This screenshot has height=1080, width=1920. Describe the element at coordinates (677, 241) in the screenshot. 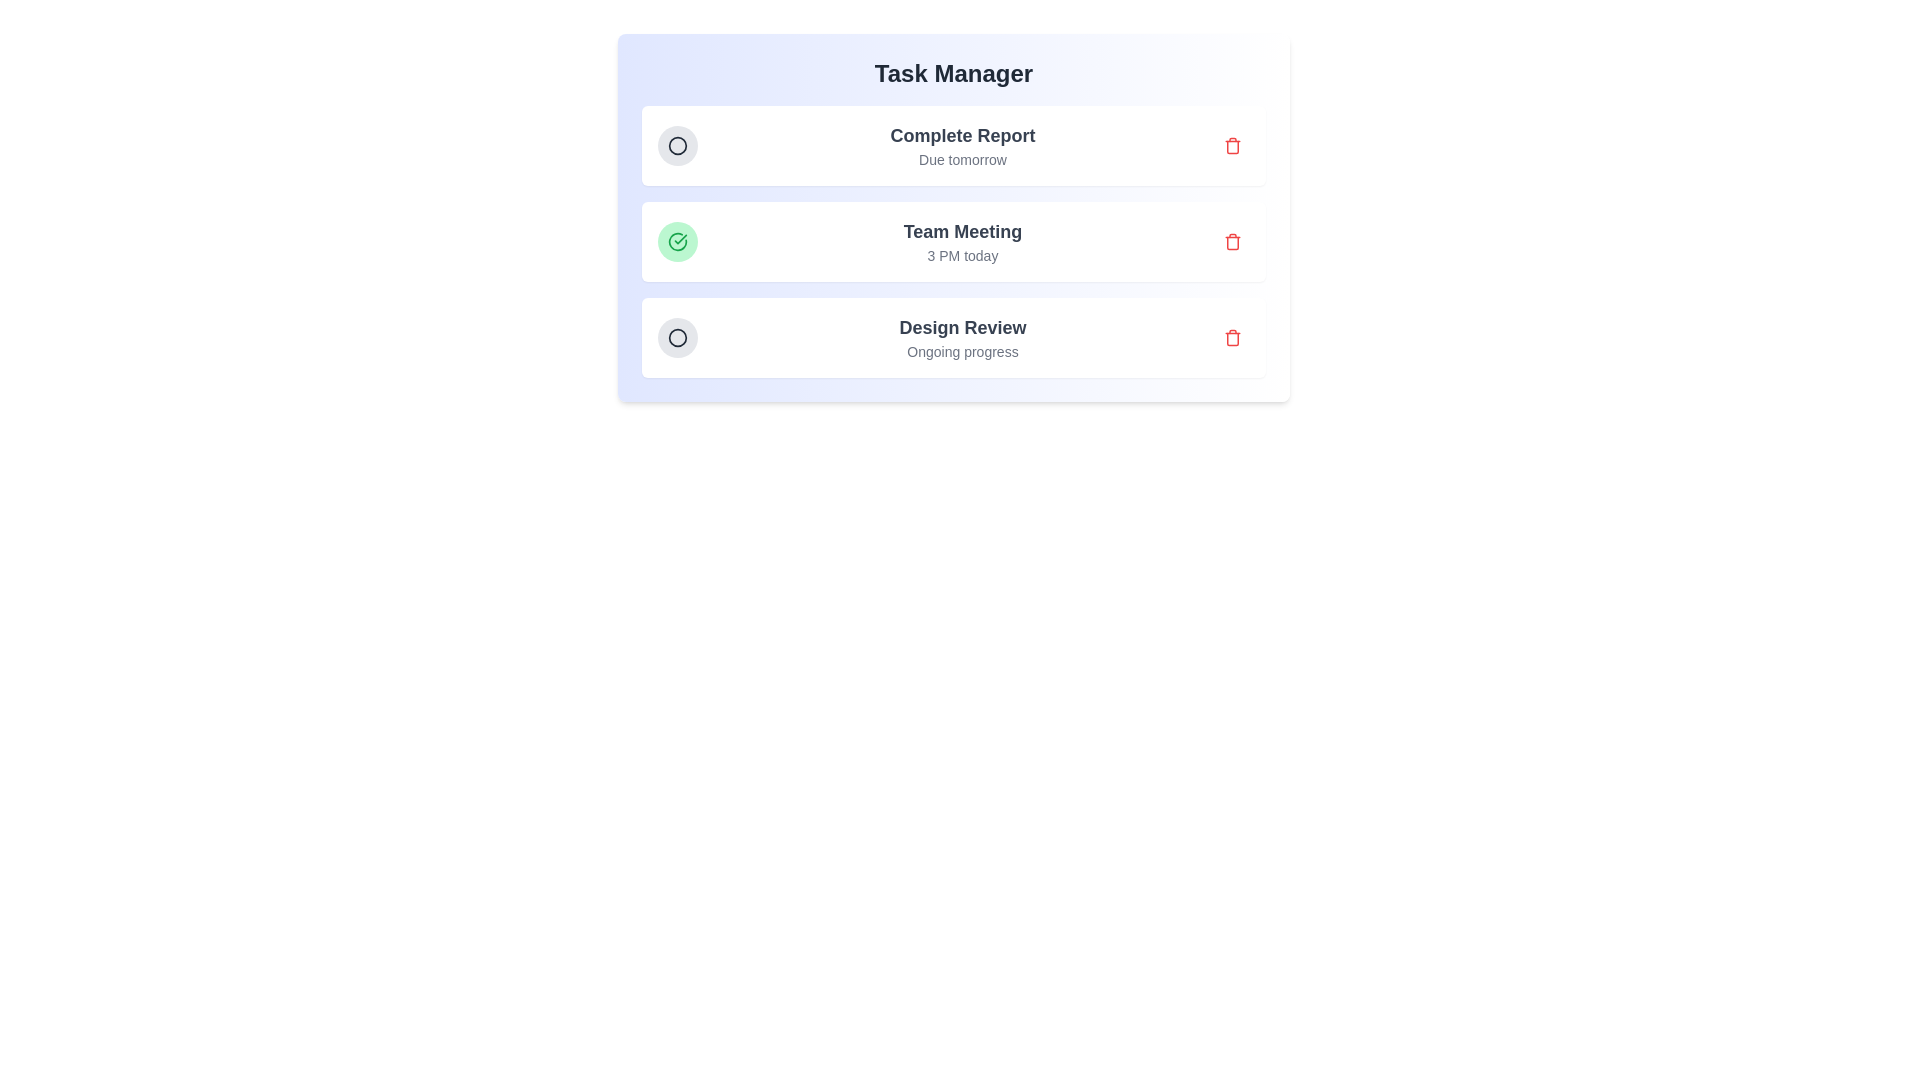

I see `the completion status icon located to the left of the 'Team Meeting' task title in the second row of the task list` at that location.